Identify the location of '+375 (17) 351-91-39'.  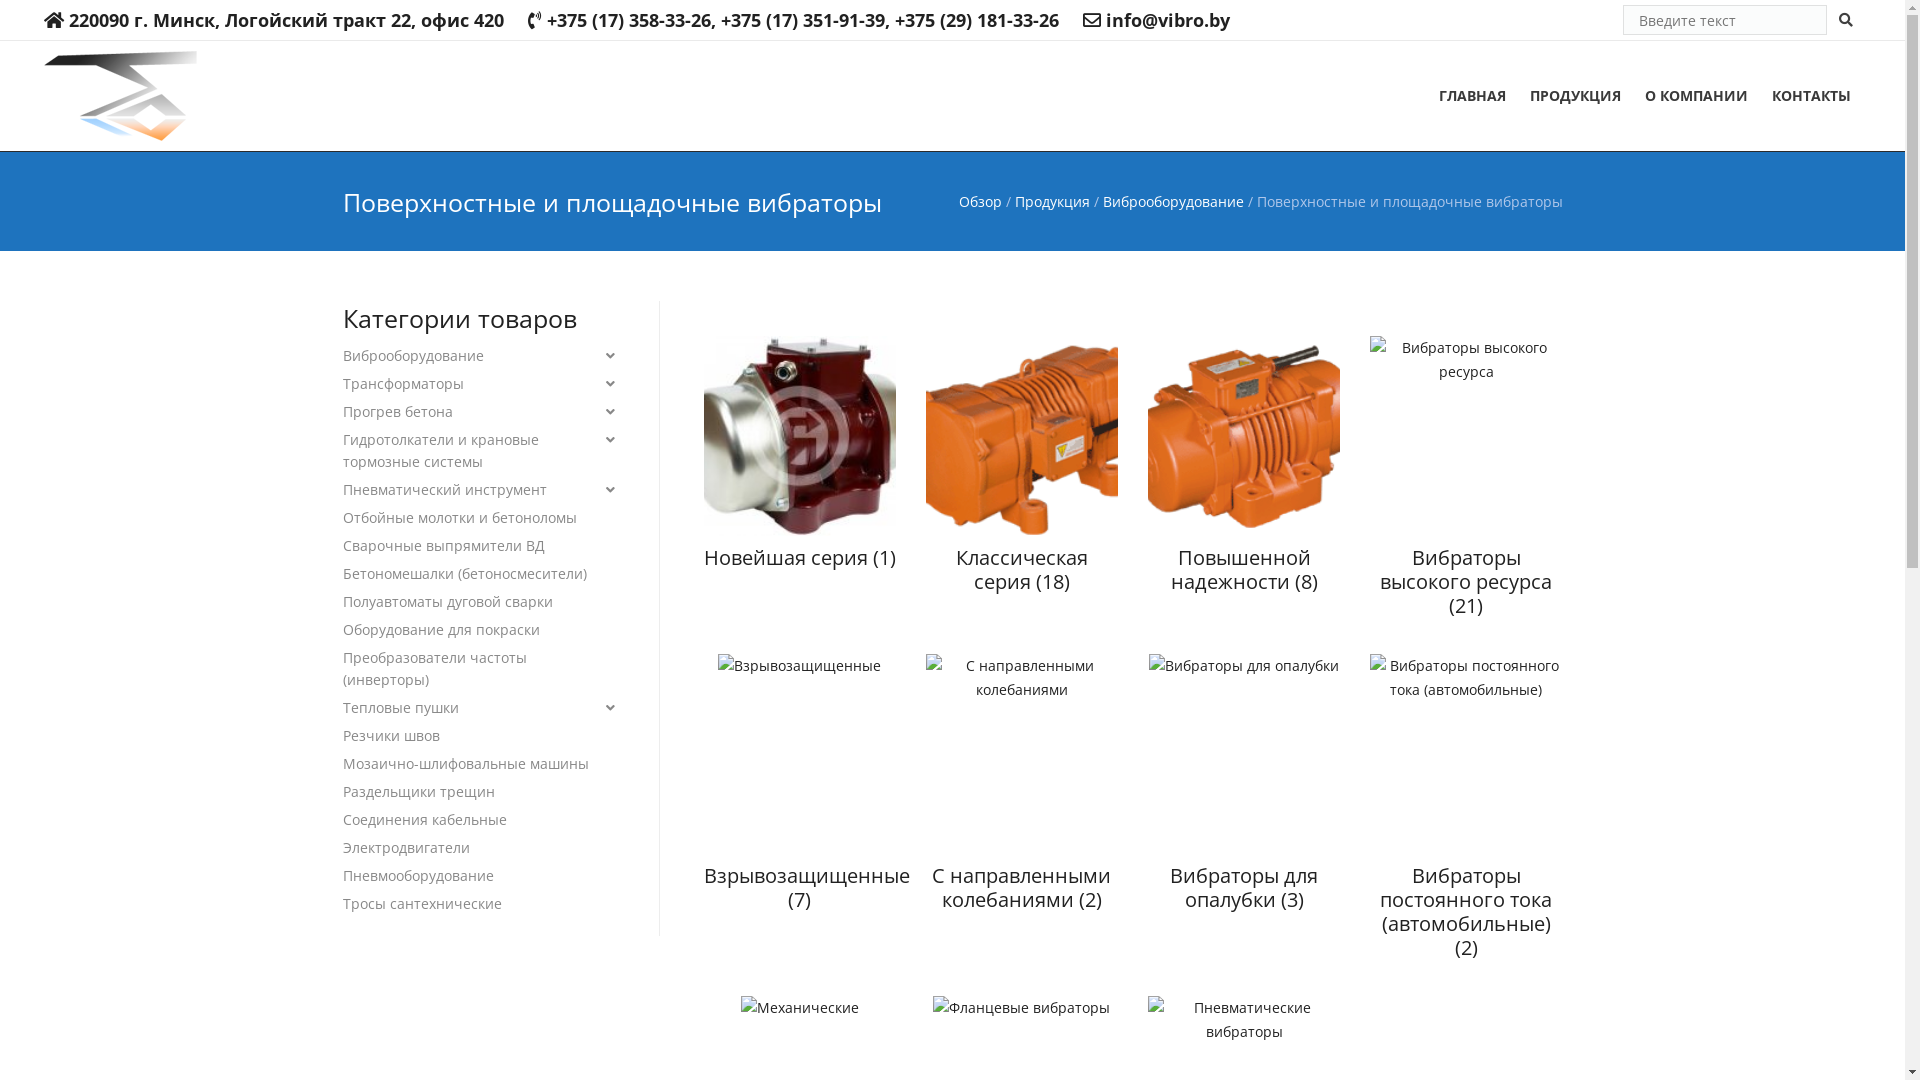
(802, 19).